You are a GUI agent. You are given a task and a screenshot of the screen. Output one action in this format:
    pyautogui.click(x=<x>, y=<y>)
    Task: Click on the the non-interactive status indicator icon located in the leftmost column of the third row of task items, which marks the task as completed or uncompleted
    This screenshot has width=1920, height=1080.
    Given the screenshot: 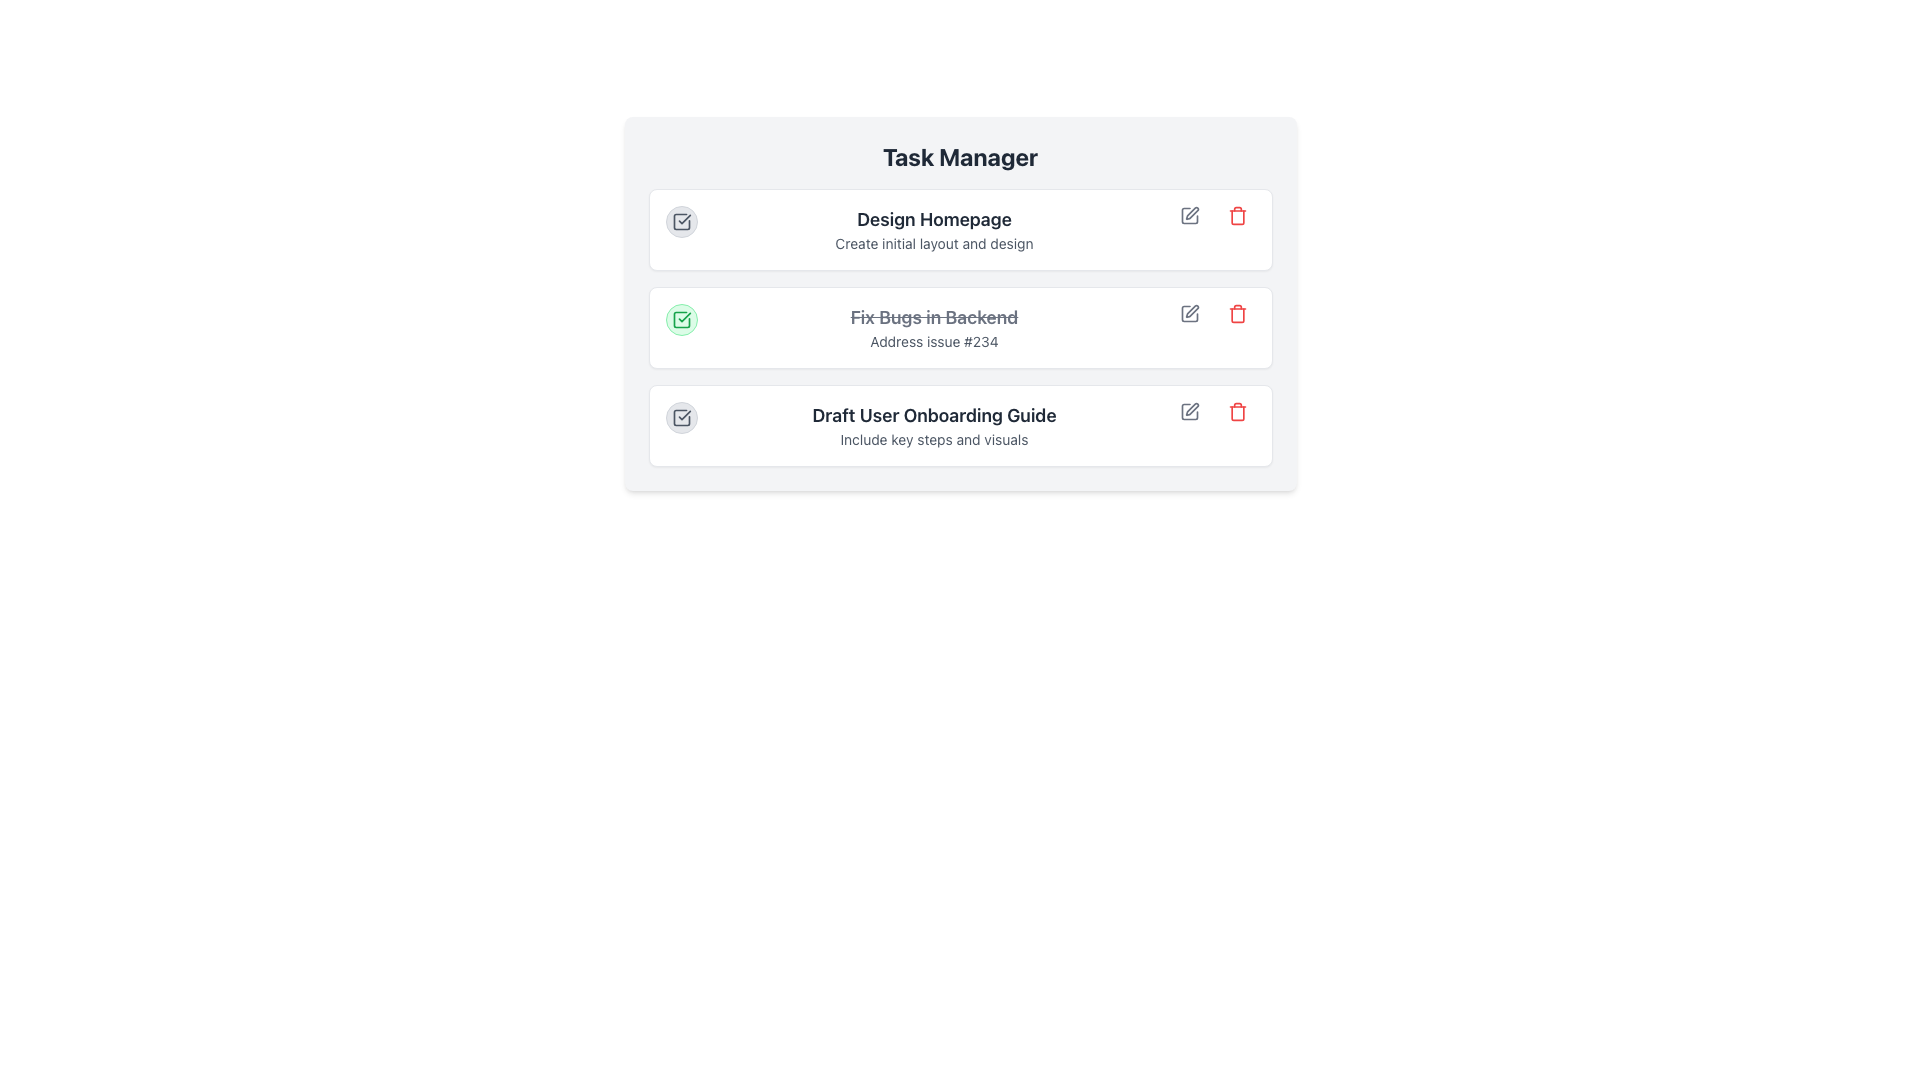 What is the action you would take?
    pyautogui.click(x=681, y=416)
    